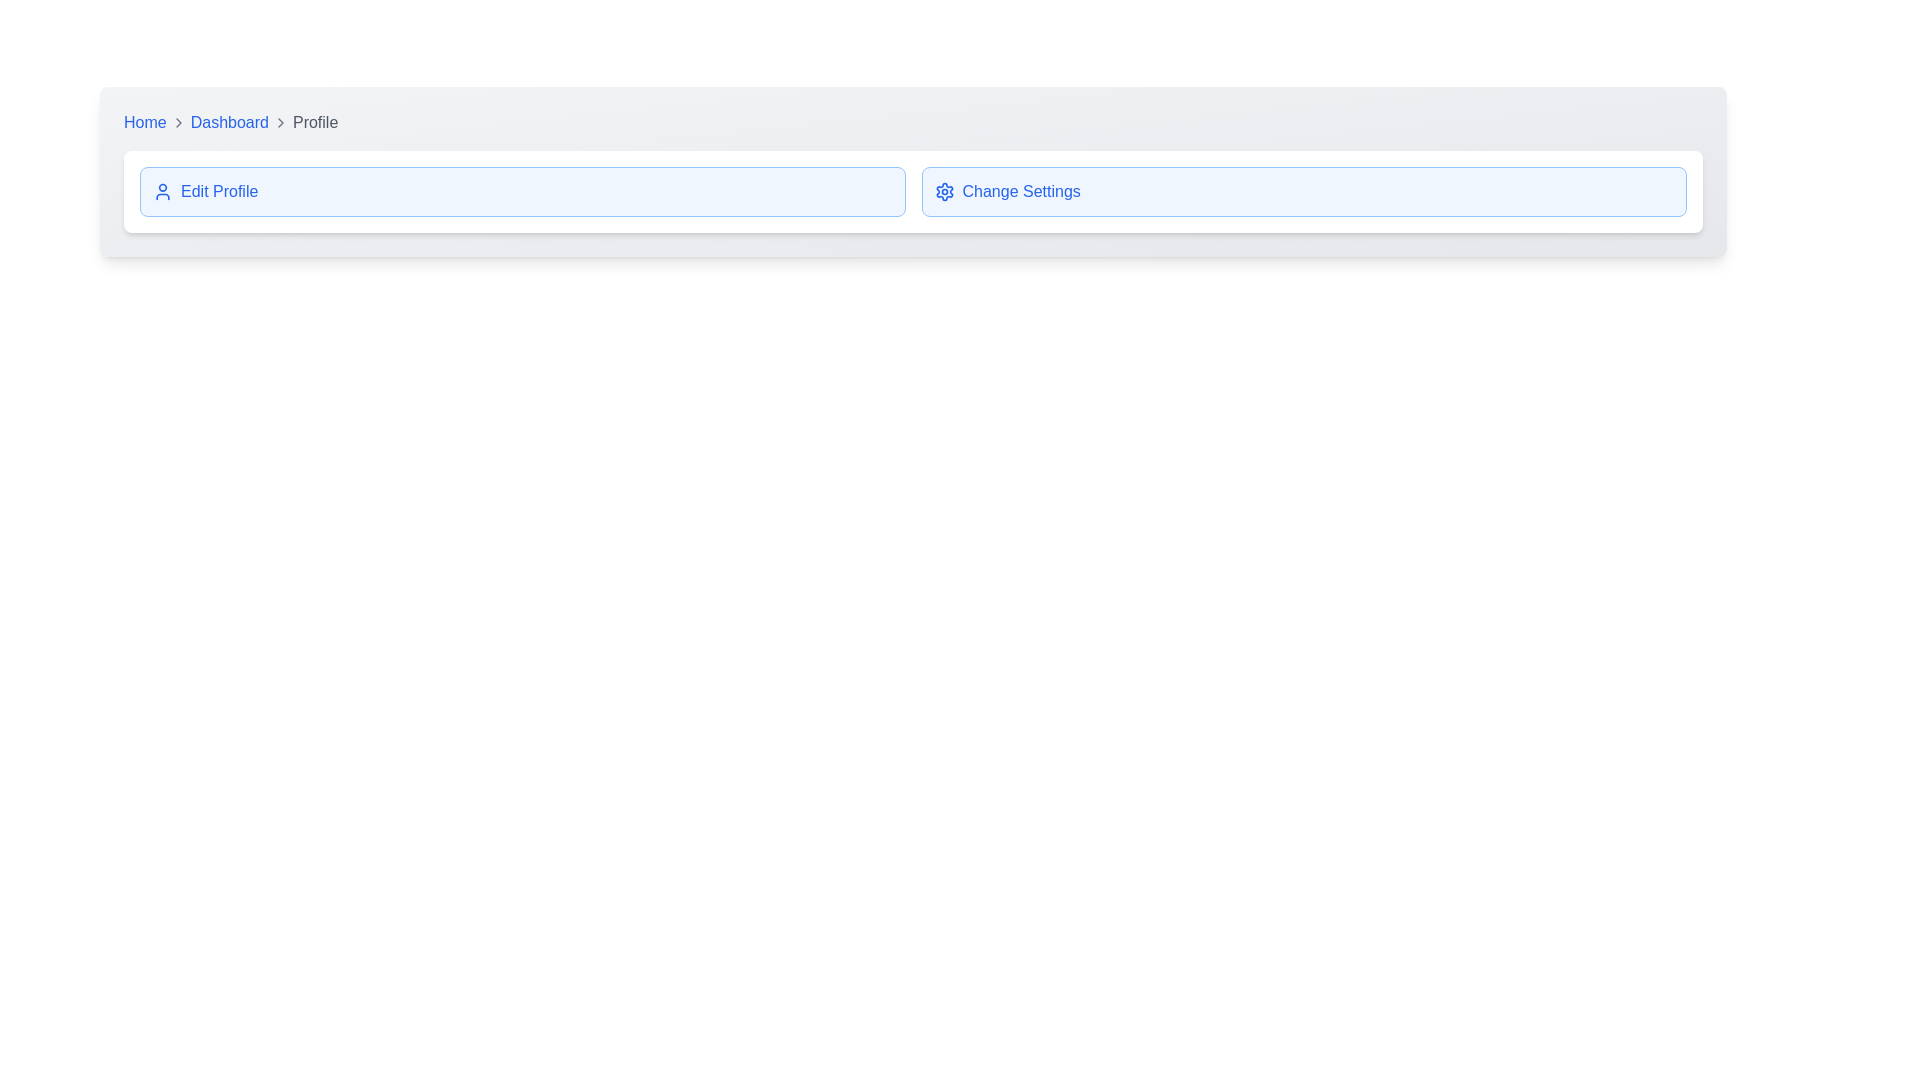  What do you see at coordinates (239, 123) in the screenshot?
I see `the hyperlink labeled as the second item in the breadcrumb navigation` at bounding box center [239, 123].